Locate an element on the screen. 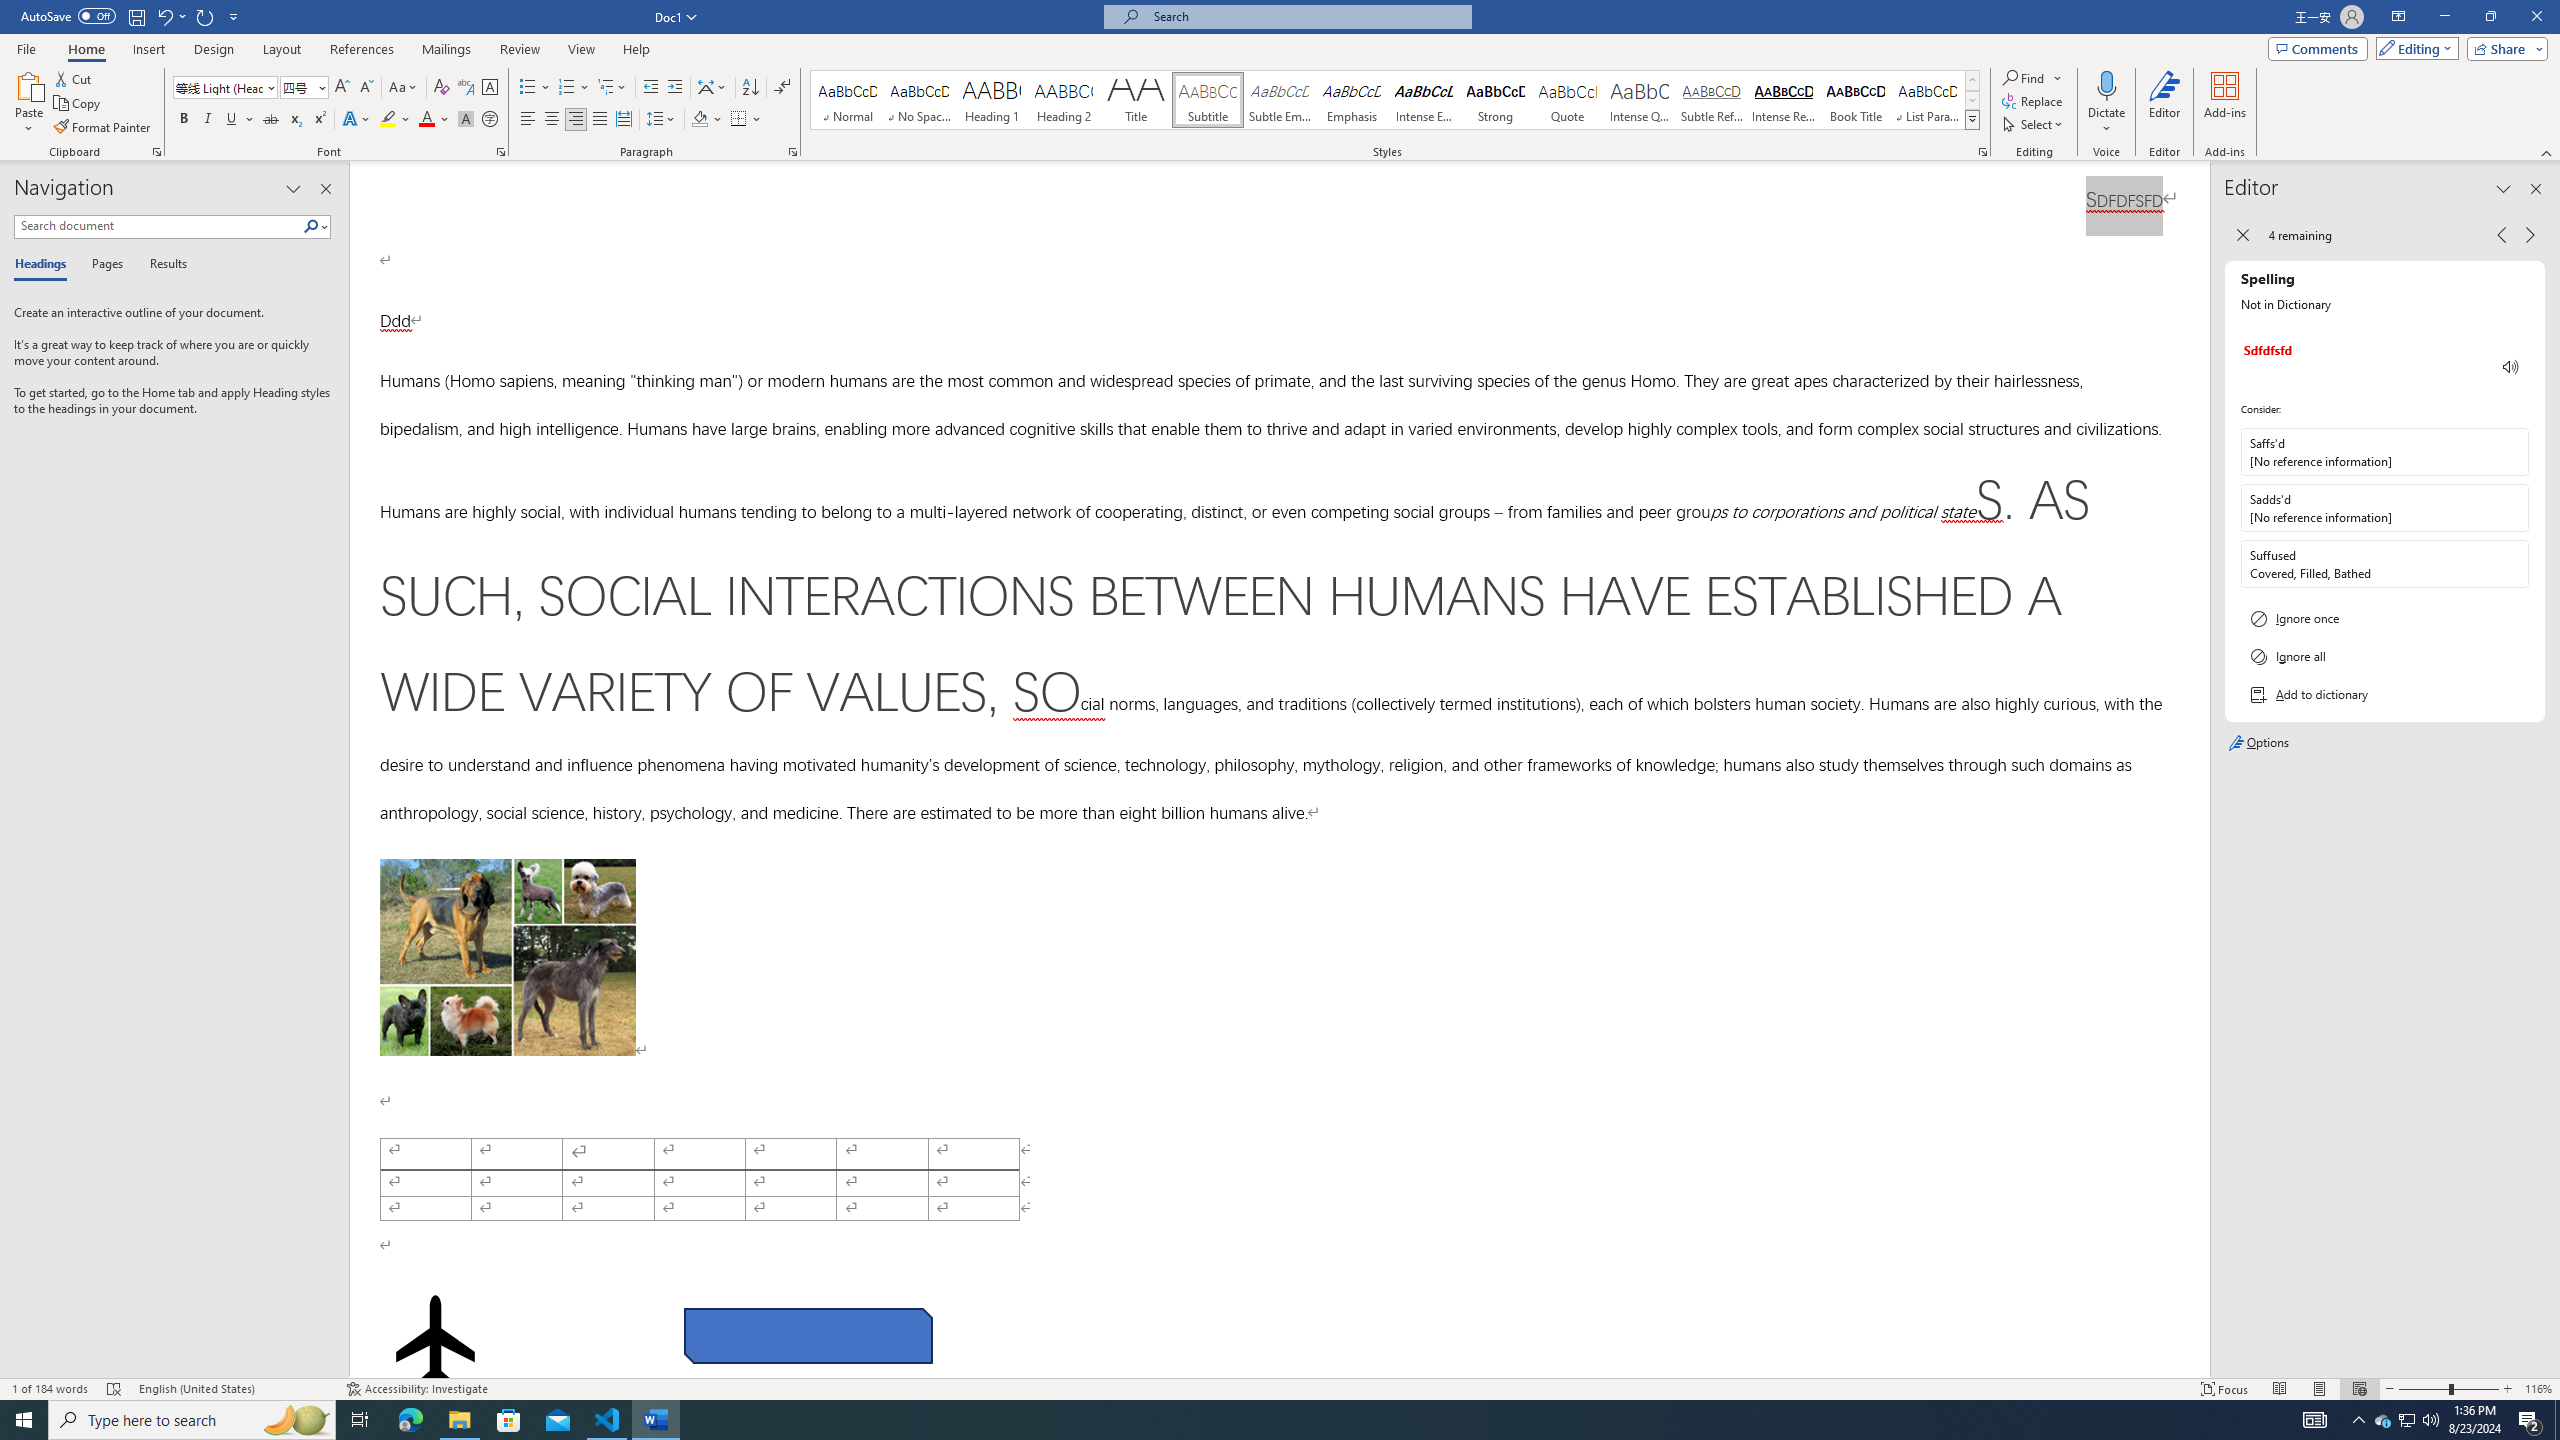 This screenshot has width=2560, height=1440. 'Previous Issue, 4 remaining' is located at coordinates (2500, 234).